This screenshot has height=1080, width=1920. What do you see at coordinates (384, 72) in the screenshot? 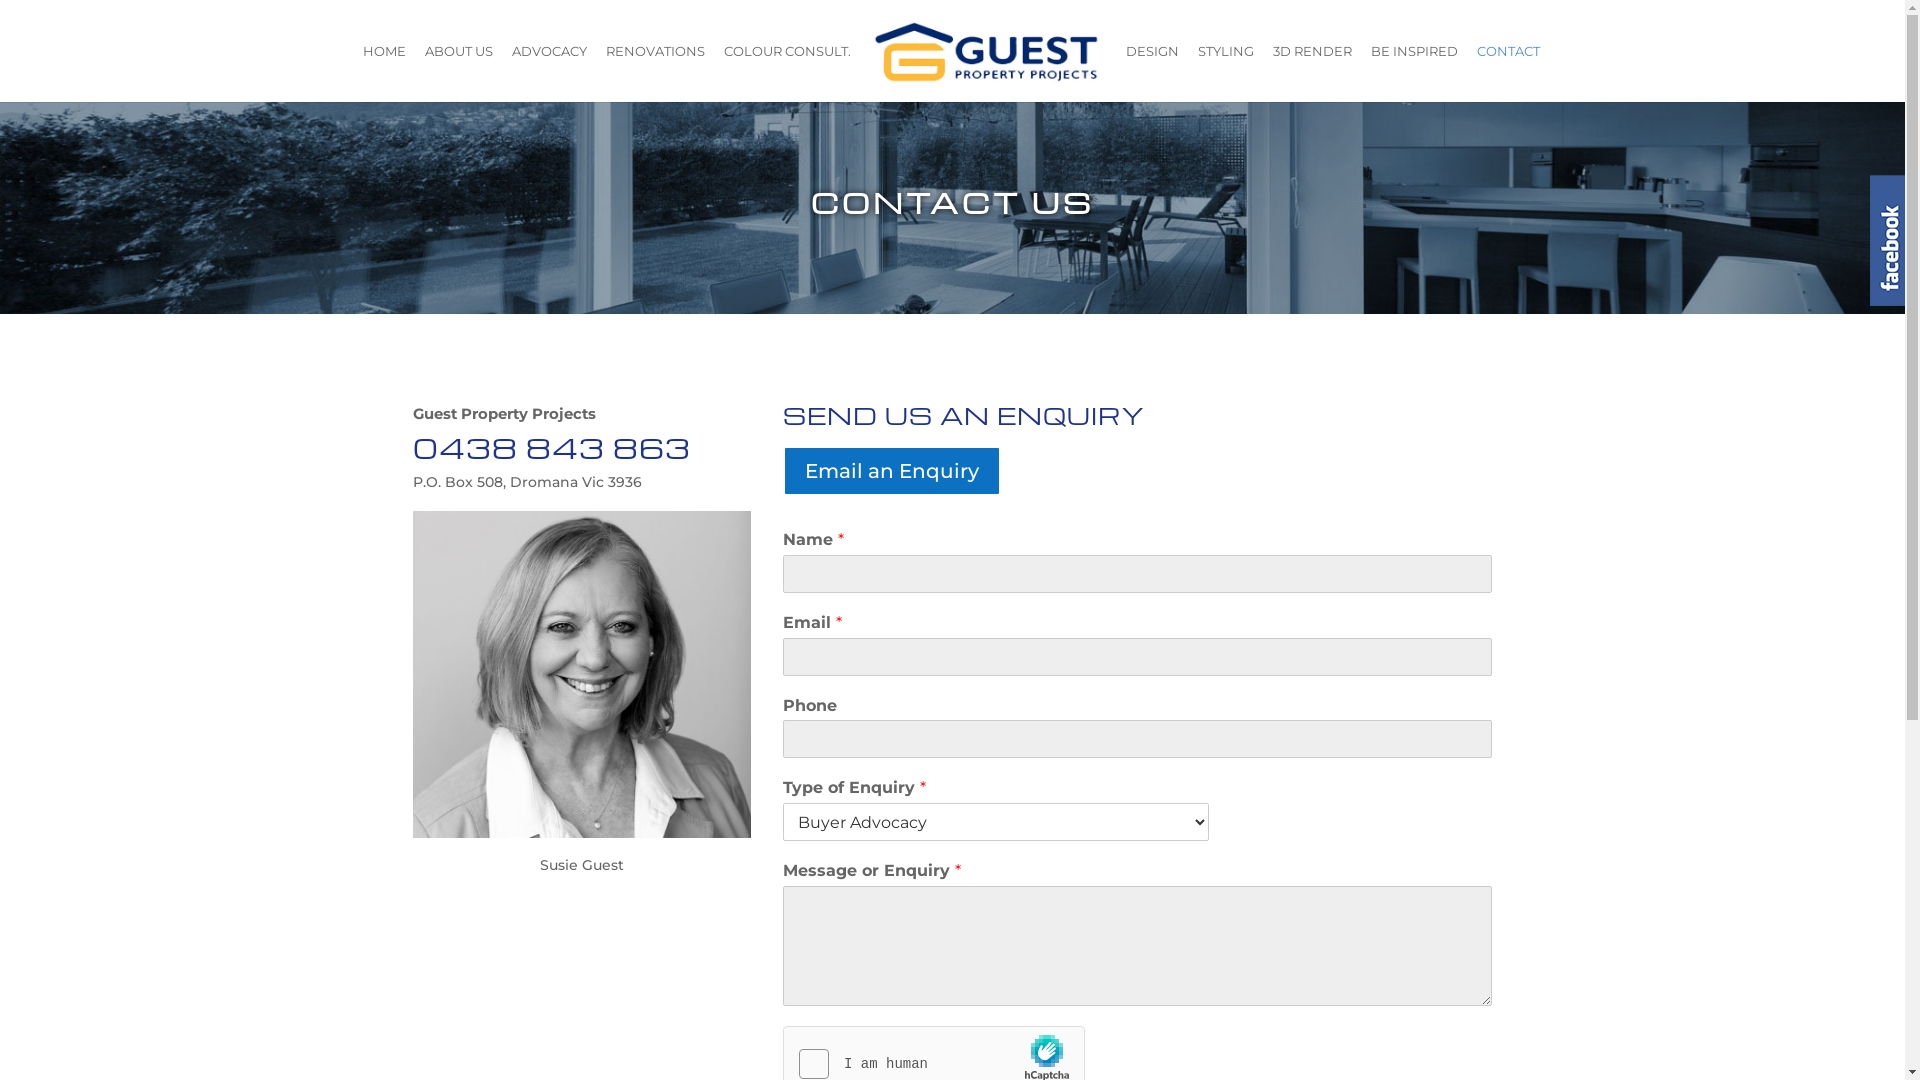
I see `'HOME'` at bounding box center [384, 72].